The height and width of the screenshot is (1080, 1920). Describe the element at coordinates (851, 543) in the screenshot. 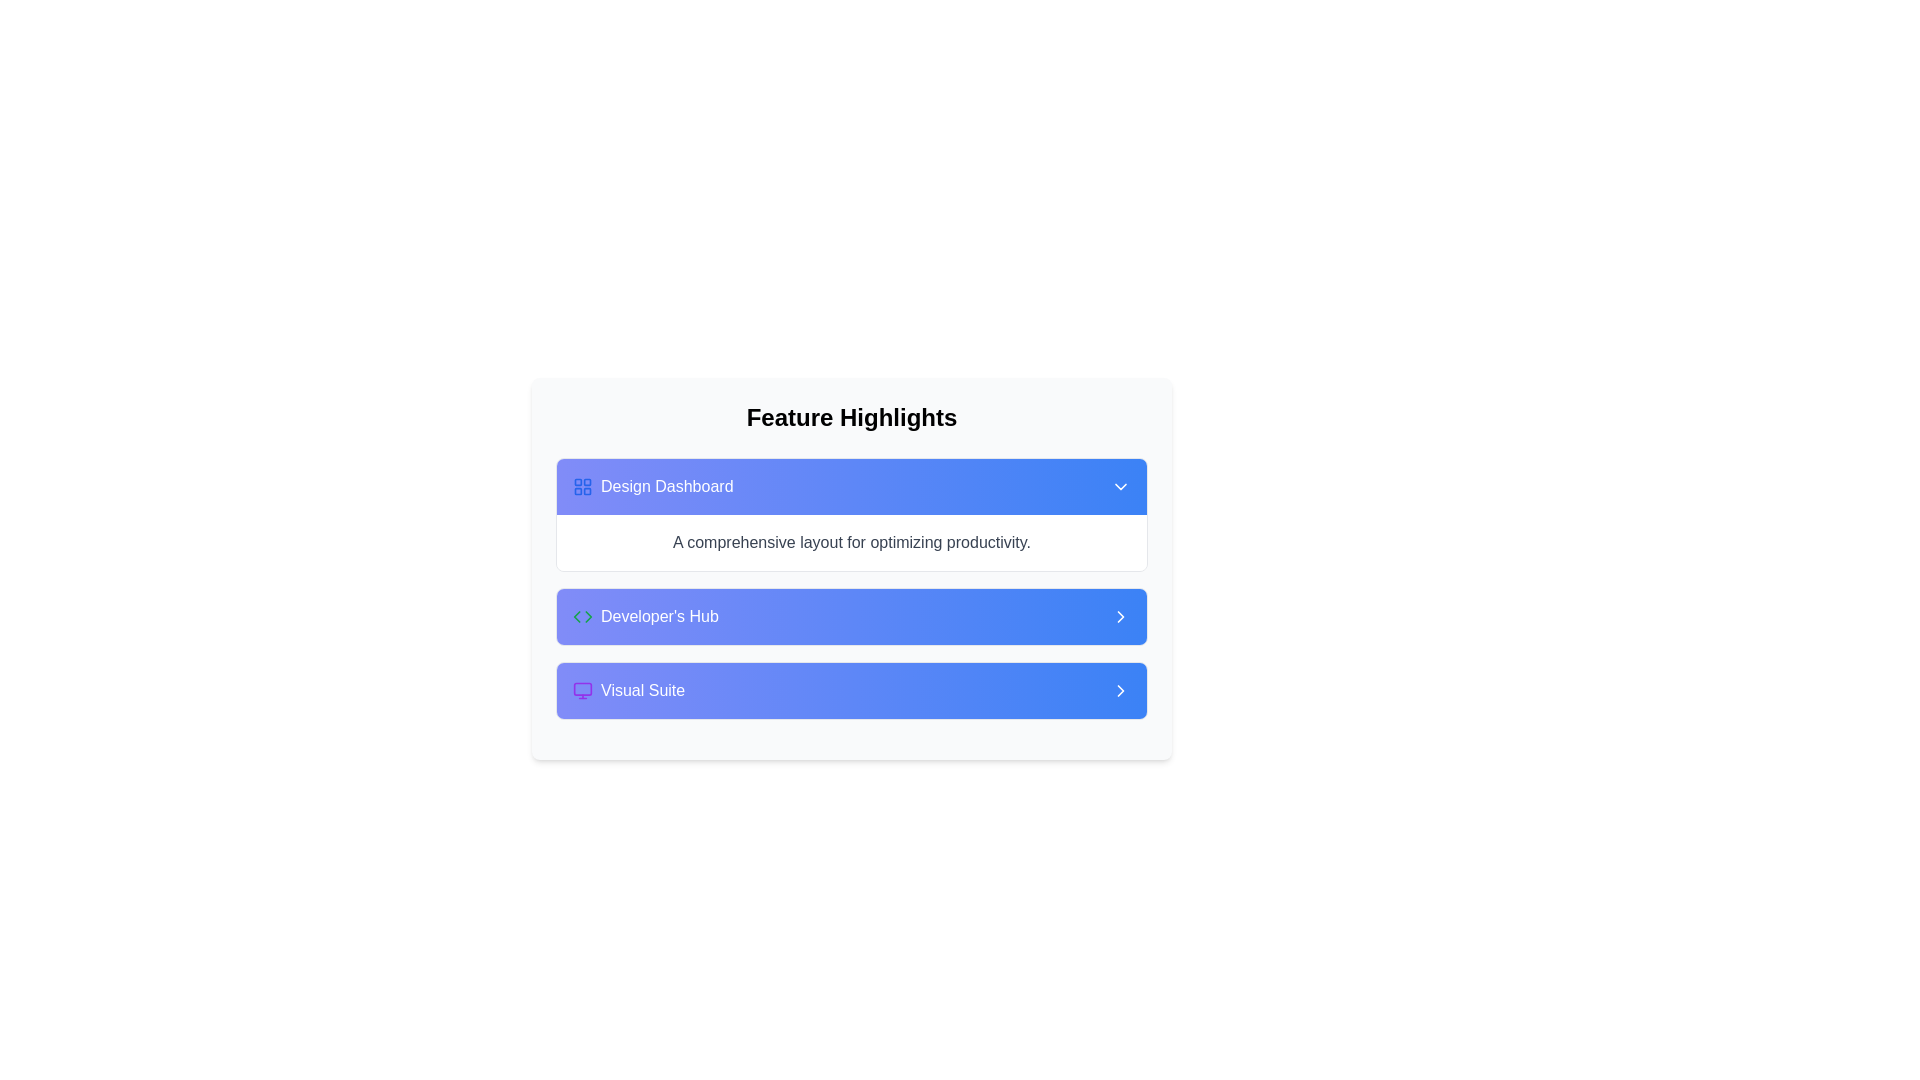

I see `text from the rectangular text box that states 'A comprehensive layout for optimizing productivity.' located centrally below the 'Design Dashboard' header` at that location.